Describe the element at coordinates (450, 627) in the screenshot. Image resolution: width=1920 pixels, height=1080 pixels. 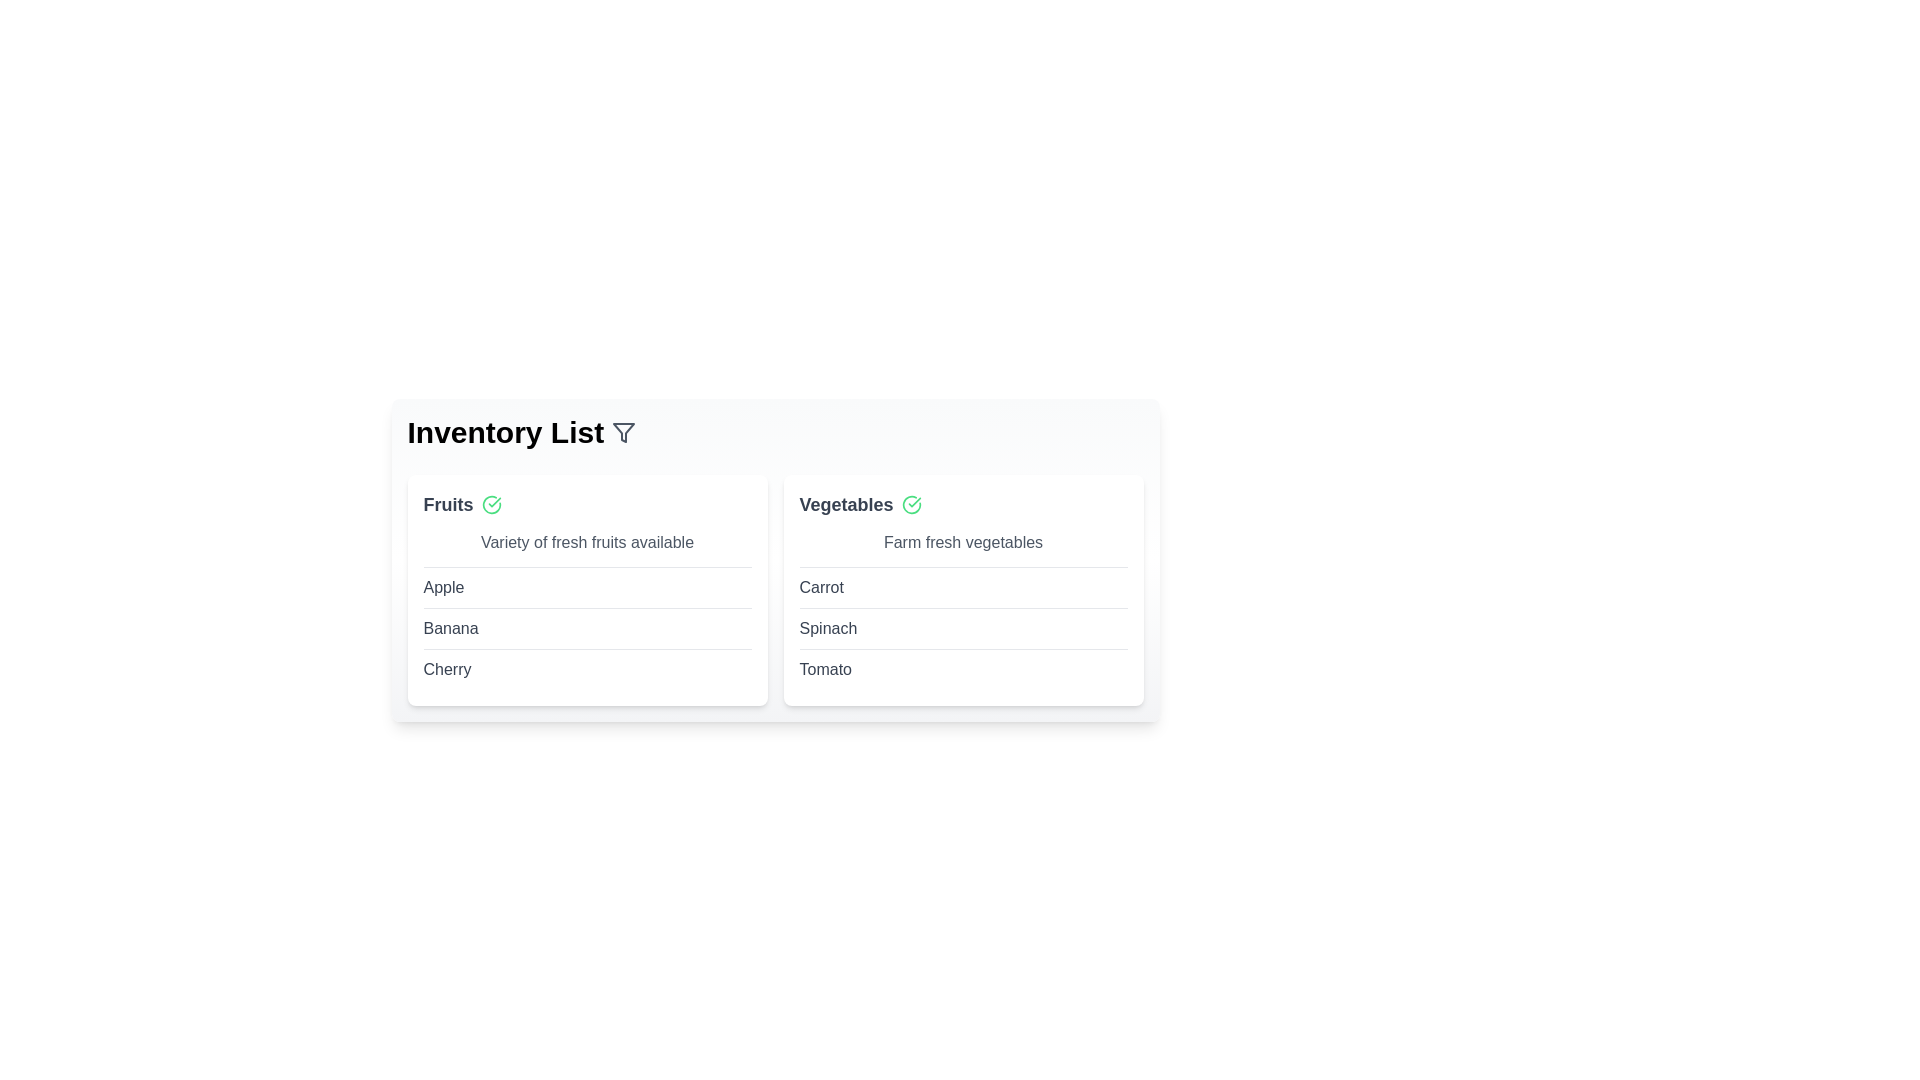
I see `the item Banana in the inventory` at that location.